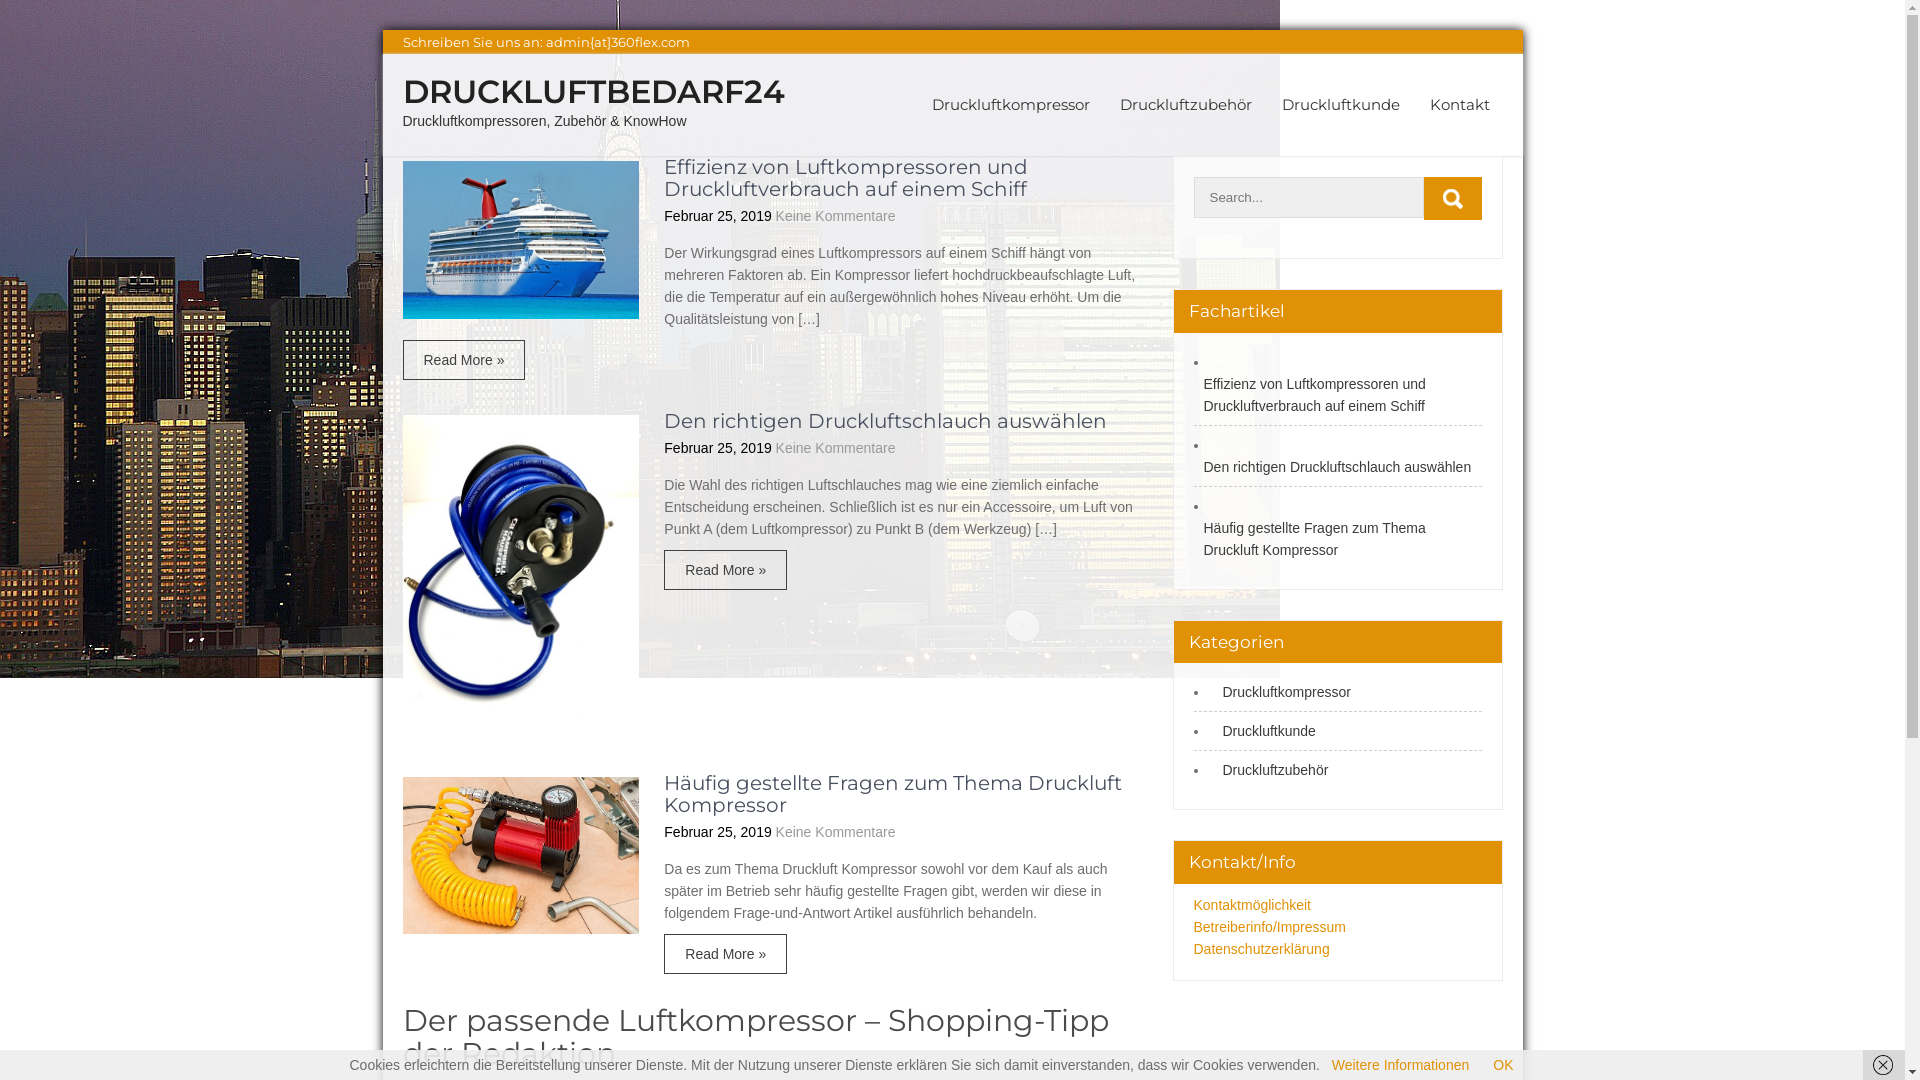  I want to click on 'Druckluftkompressor', so click(1009, 104).